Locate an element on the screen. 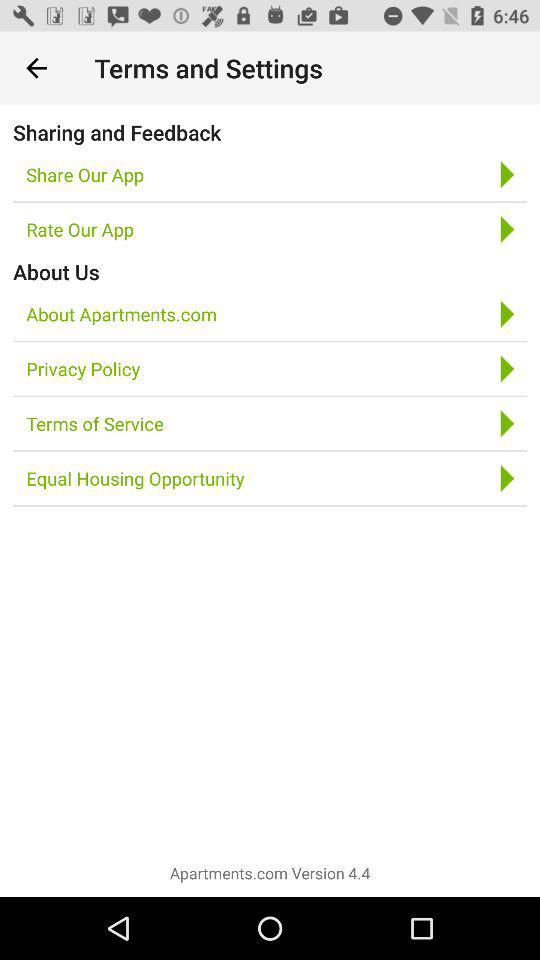 The image size is (540, 960). the item below terms of service is located at coordinates (135, 478).